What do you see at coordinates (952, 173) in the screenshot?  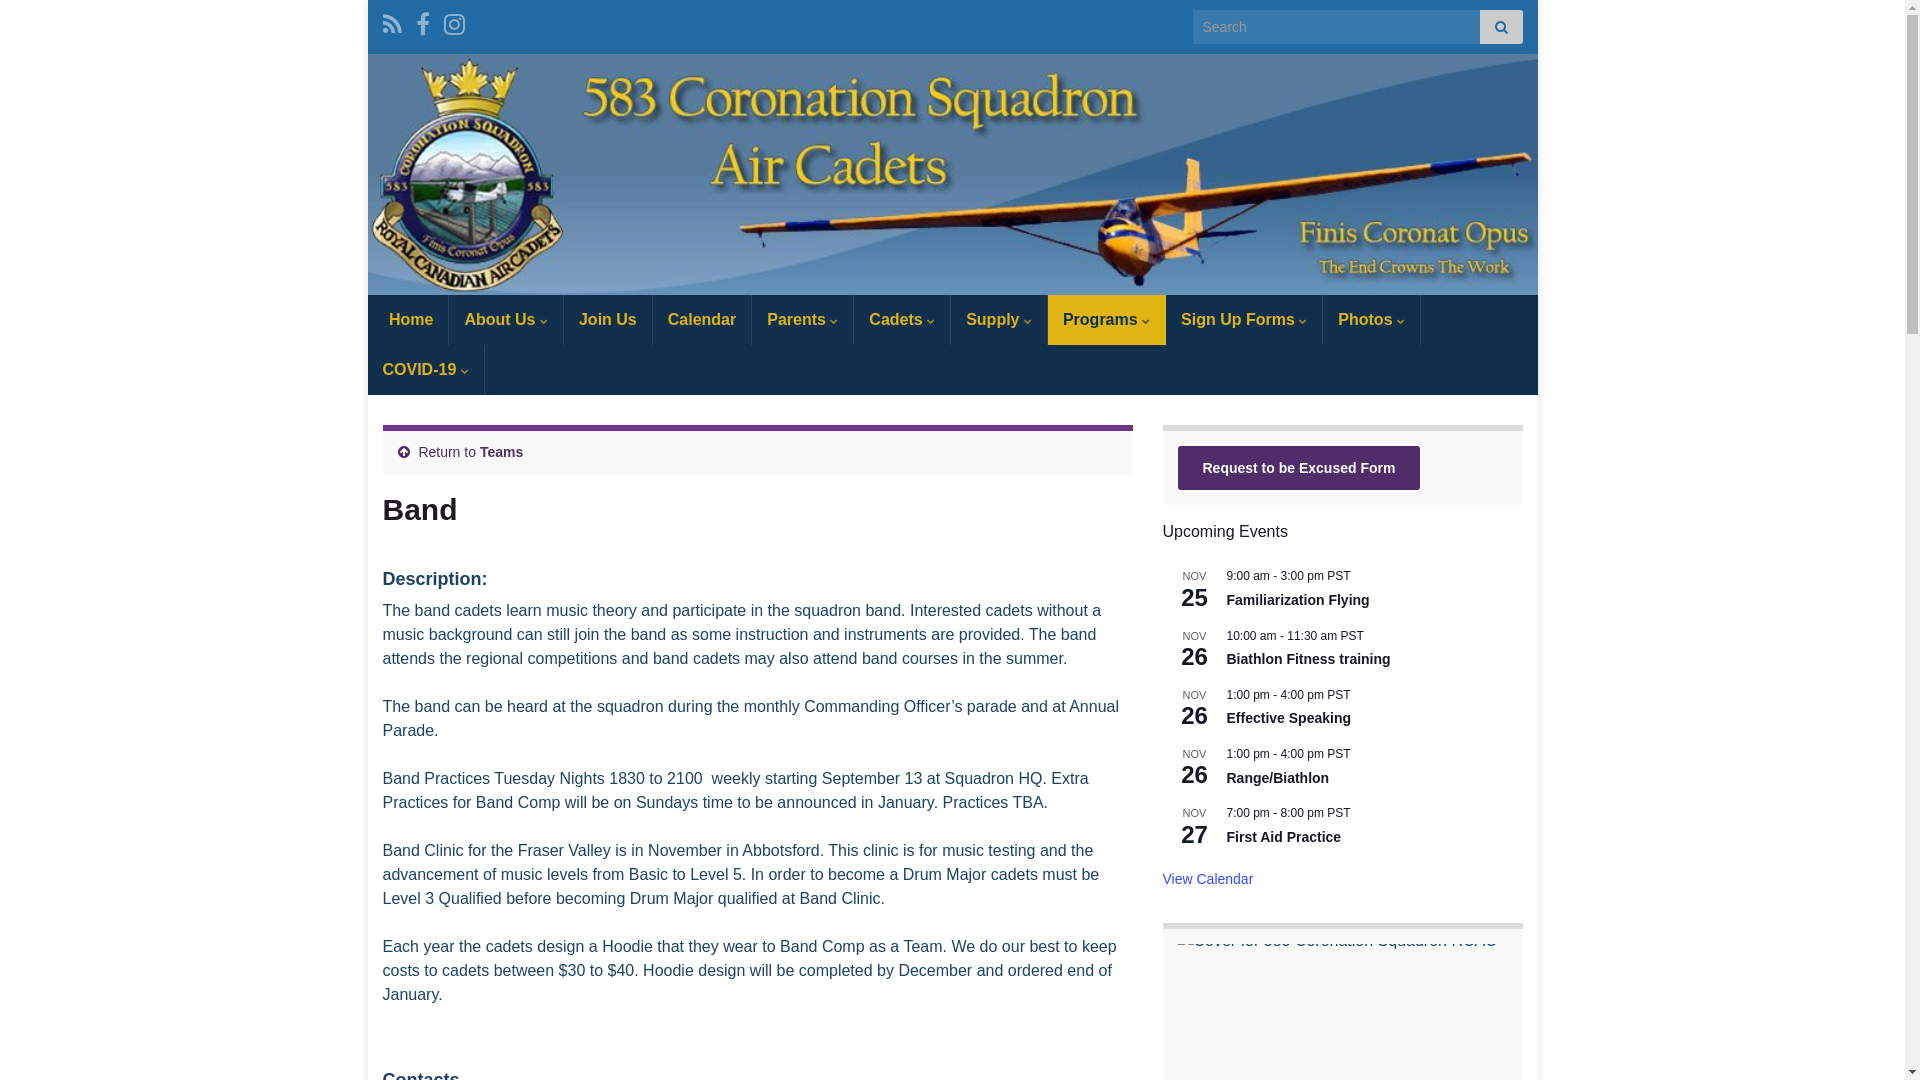 I see `'583cadetsbanner01t'` at bounding box center [952, 173].